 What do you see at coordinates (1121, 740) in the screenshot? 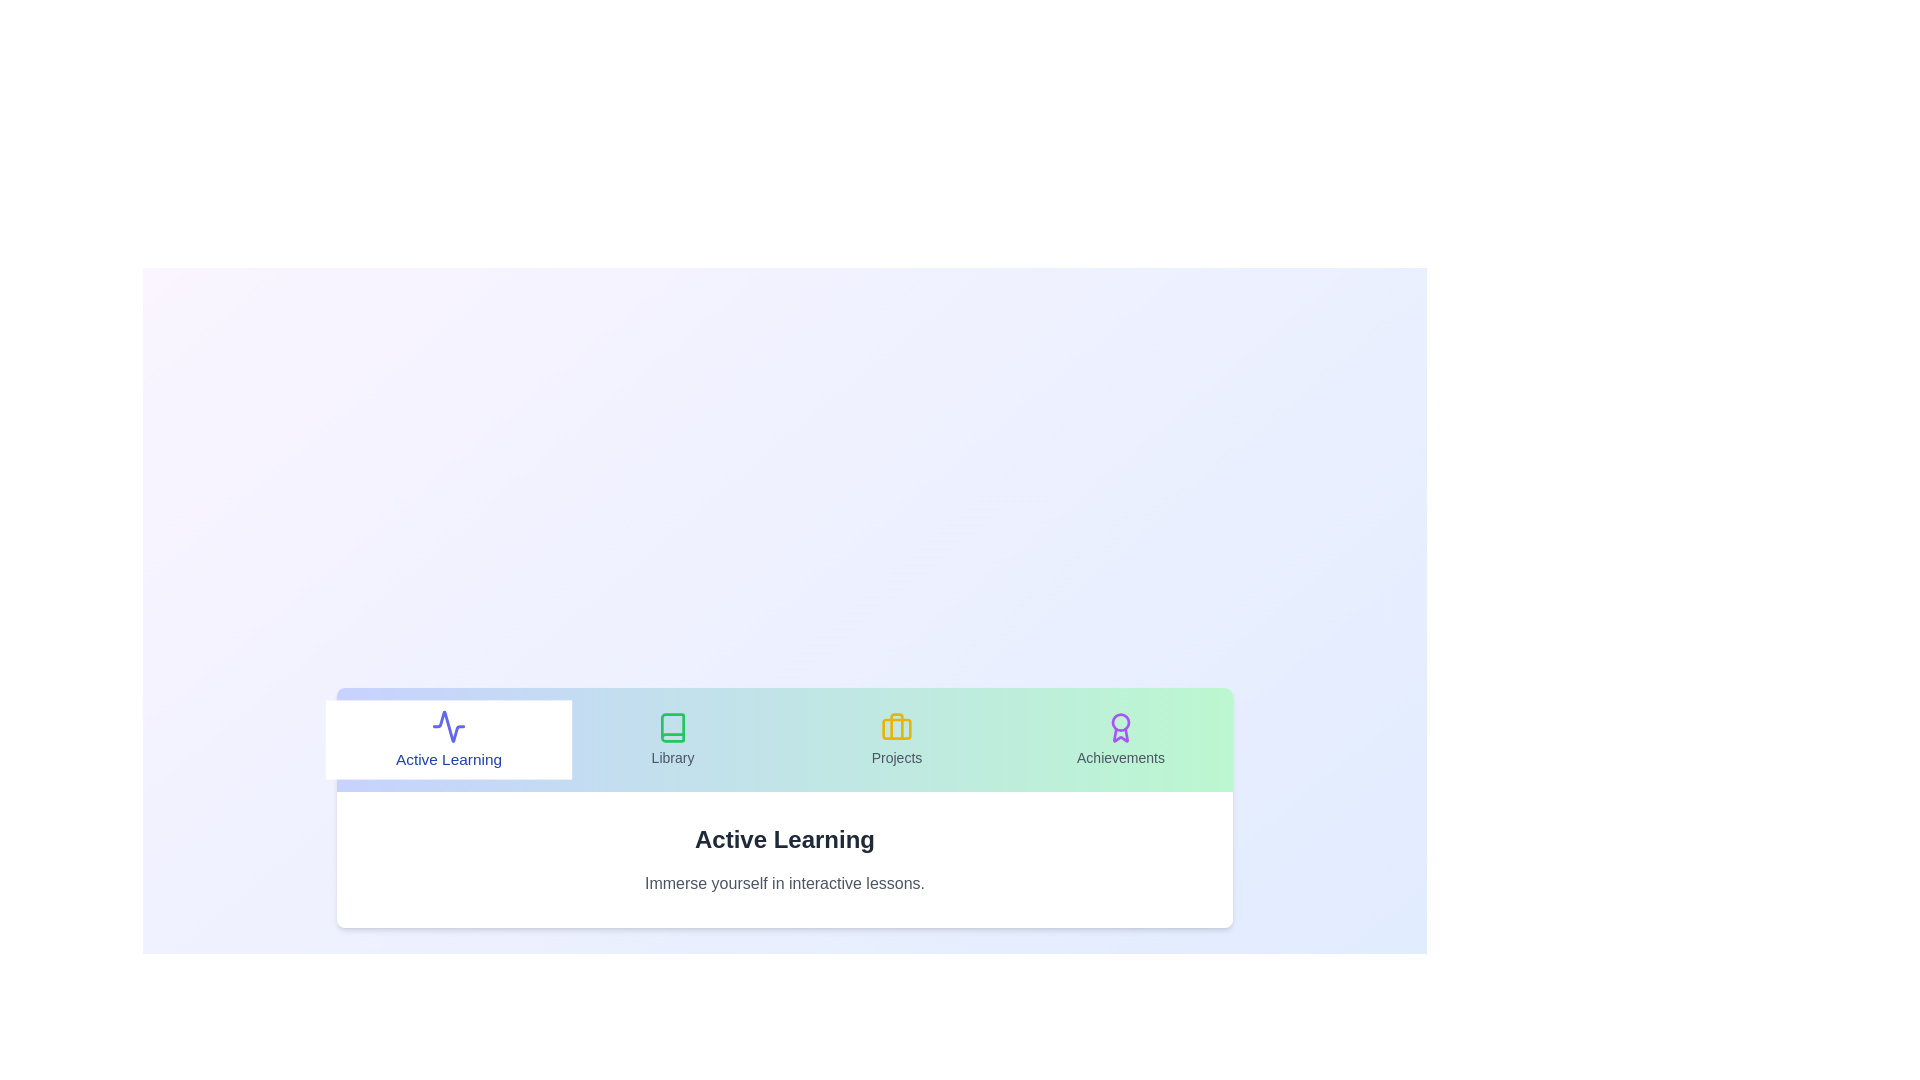
I see `the tab labeled Achievements to observe its hover effect` at bounding box center [1121, 740].